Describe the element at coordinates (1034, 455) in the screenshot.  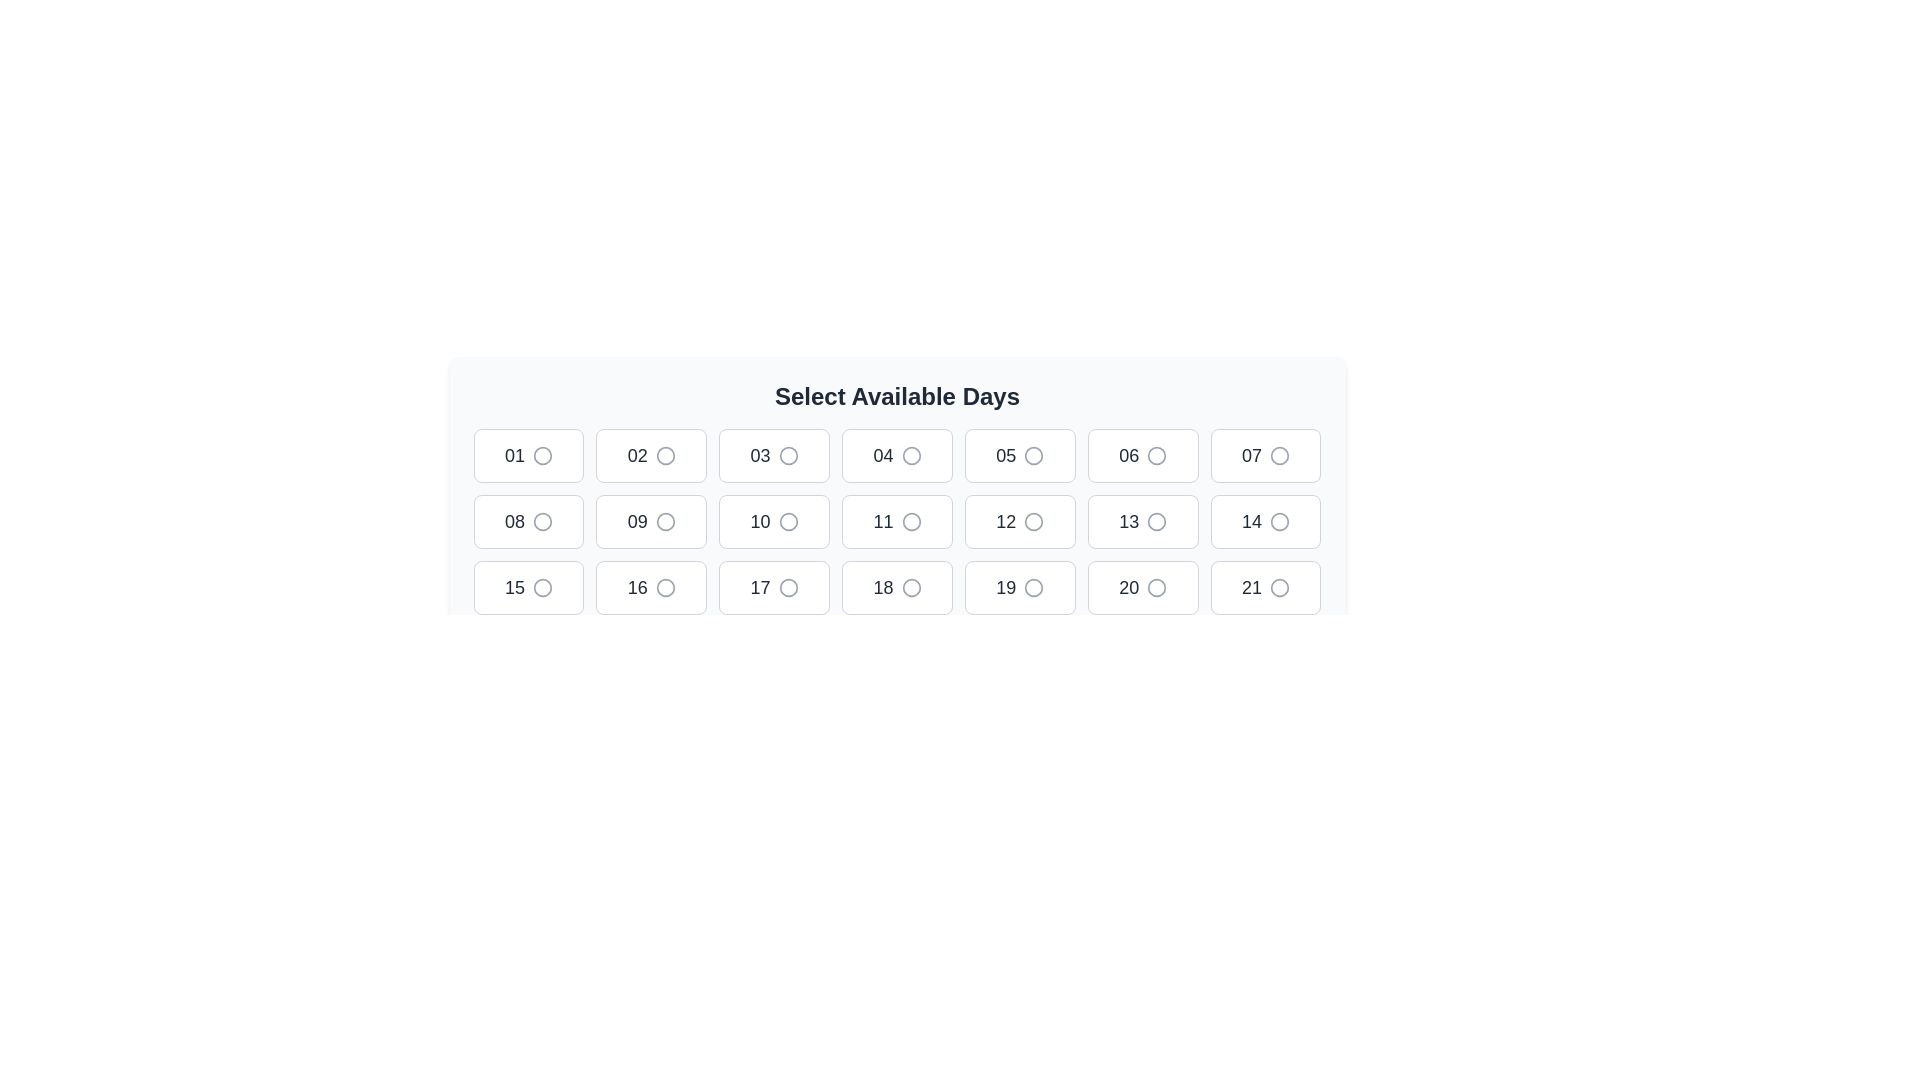
I see `the circular visual indicator located to the right of the text '05' in the fifth selectable day box of the calendar-style grid interface` at that location.